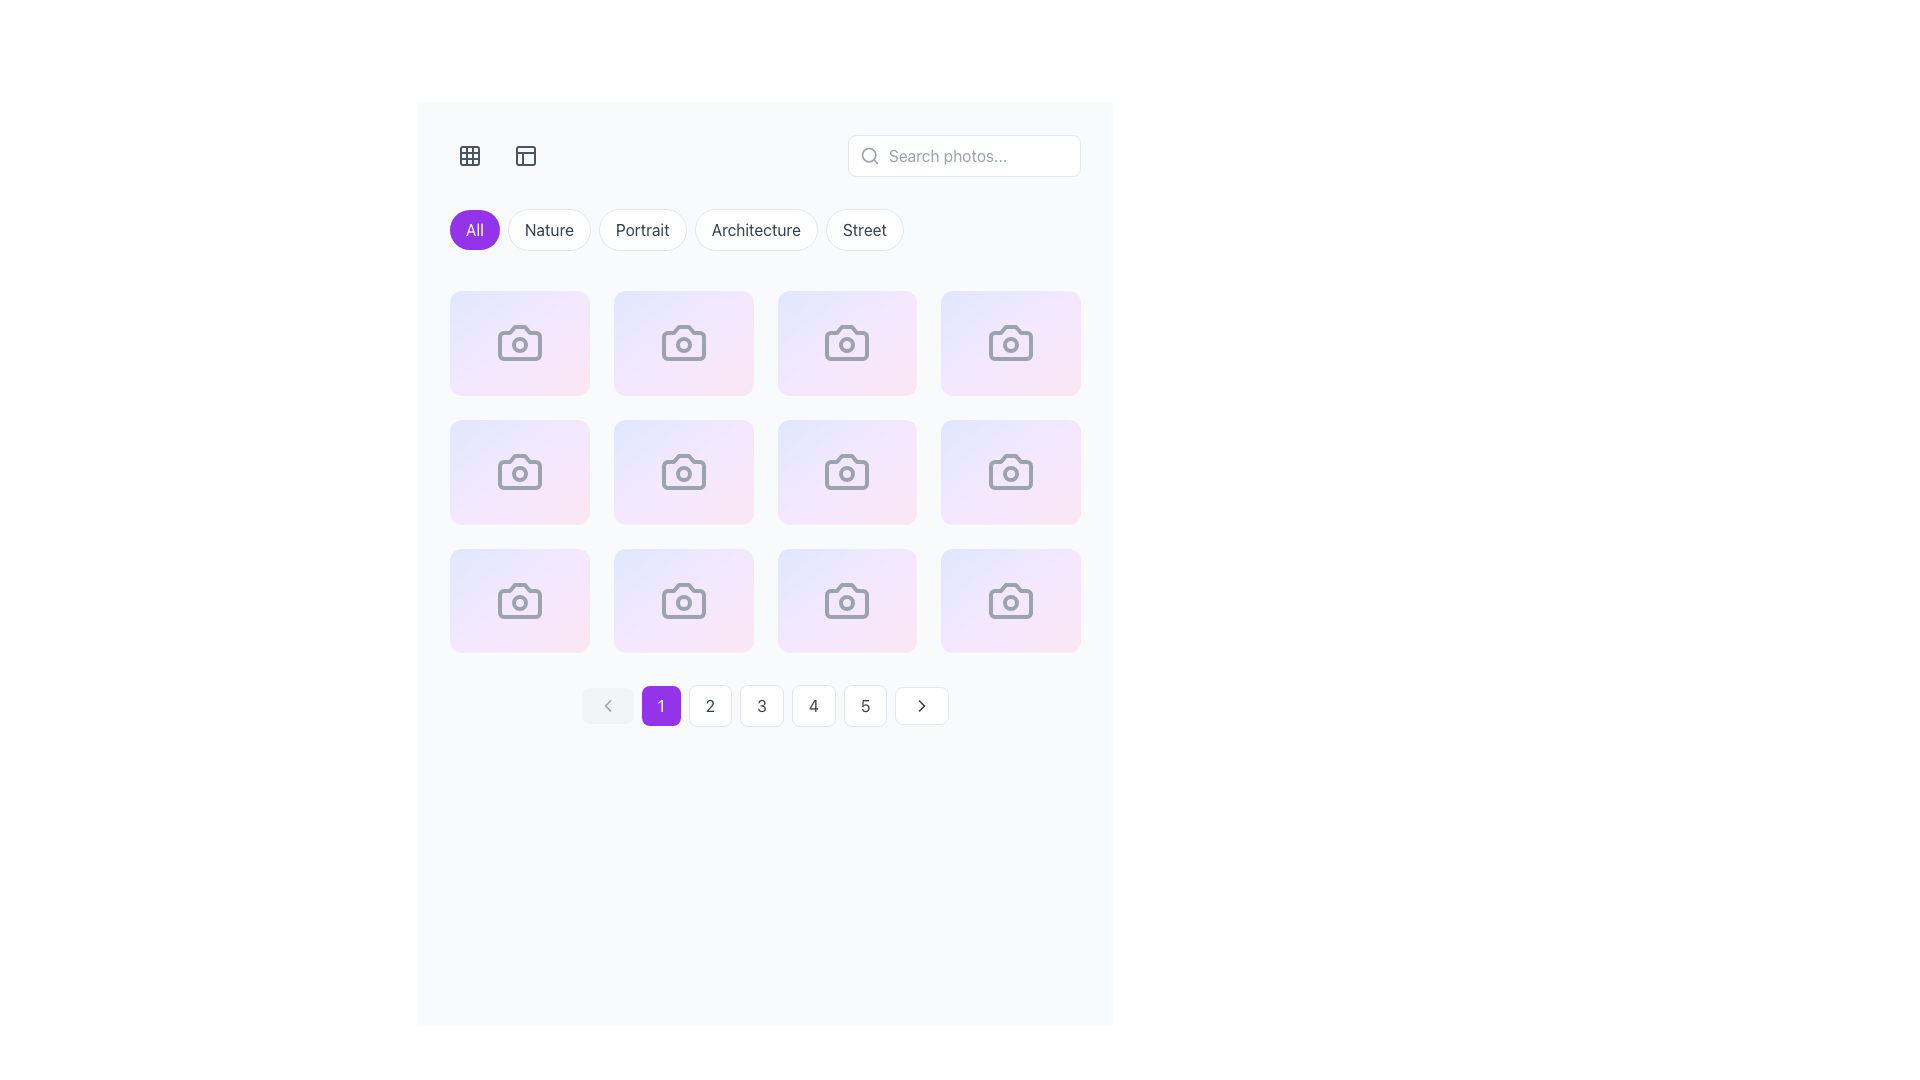 The width and height of the screenshot is (1920, 1080). What do you see at coordinates (901, 362) in the screenshot?
I see `the circular button with an eye icon` at bounding box center [901, 362].